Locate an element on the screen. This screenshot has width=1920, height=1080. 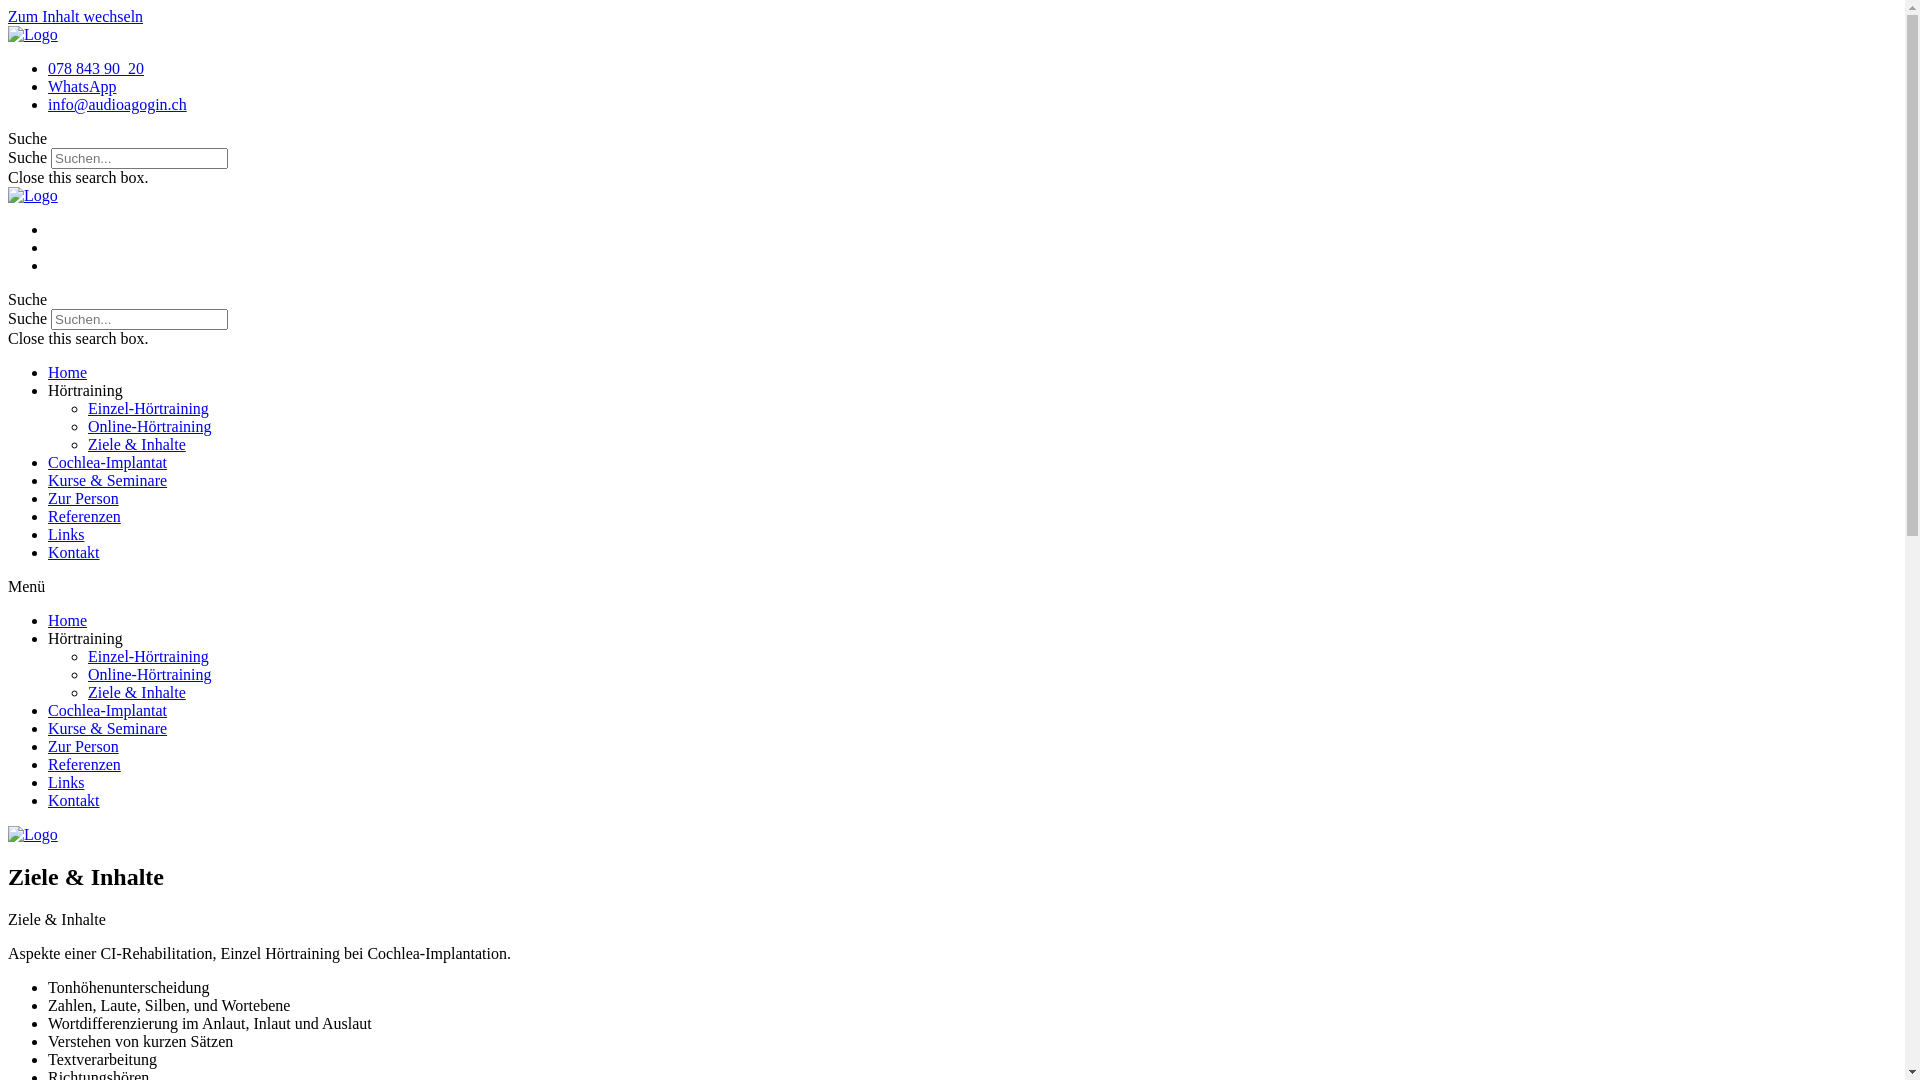
'Zum Inhalt wechseln' is located at coordinates (75, 16).